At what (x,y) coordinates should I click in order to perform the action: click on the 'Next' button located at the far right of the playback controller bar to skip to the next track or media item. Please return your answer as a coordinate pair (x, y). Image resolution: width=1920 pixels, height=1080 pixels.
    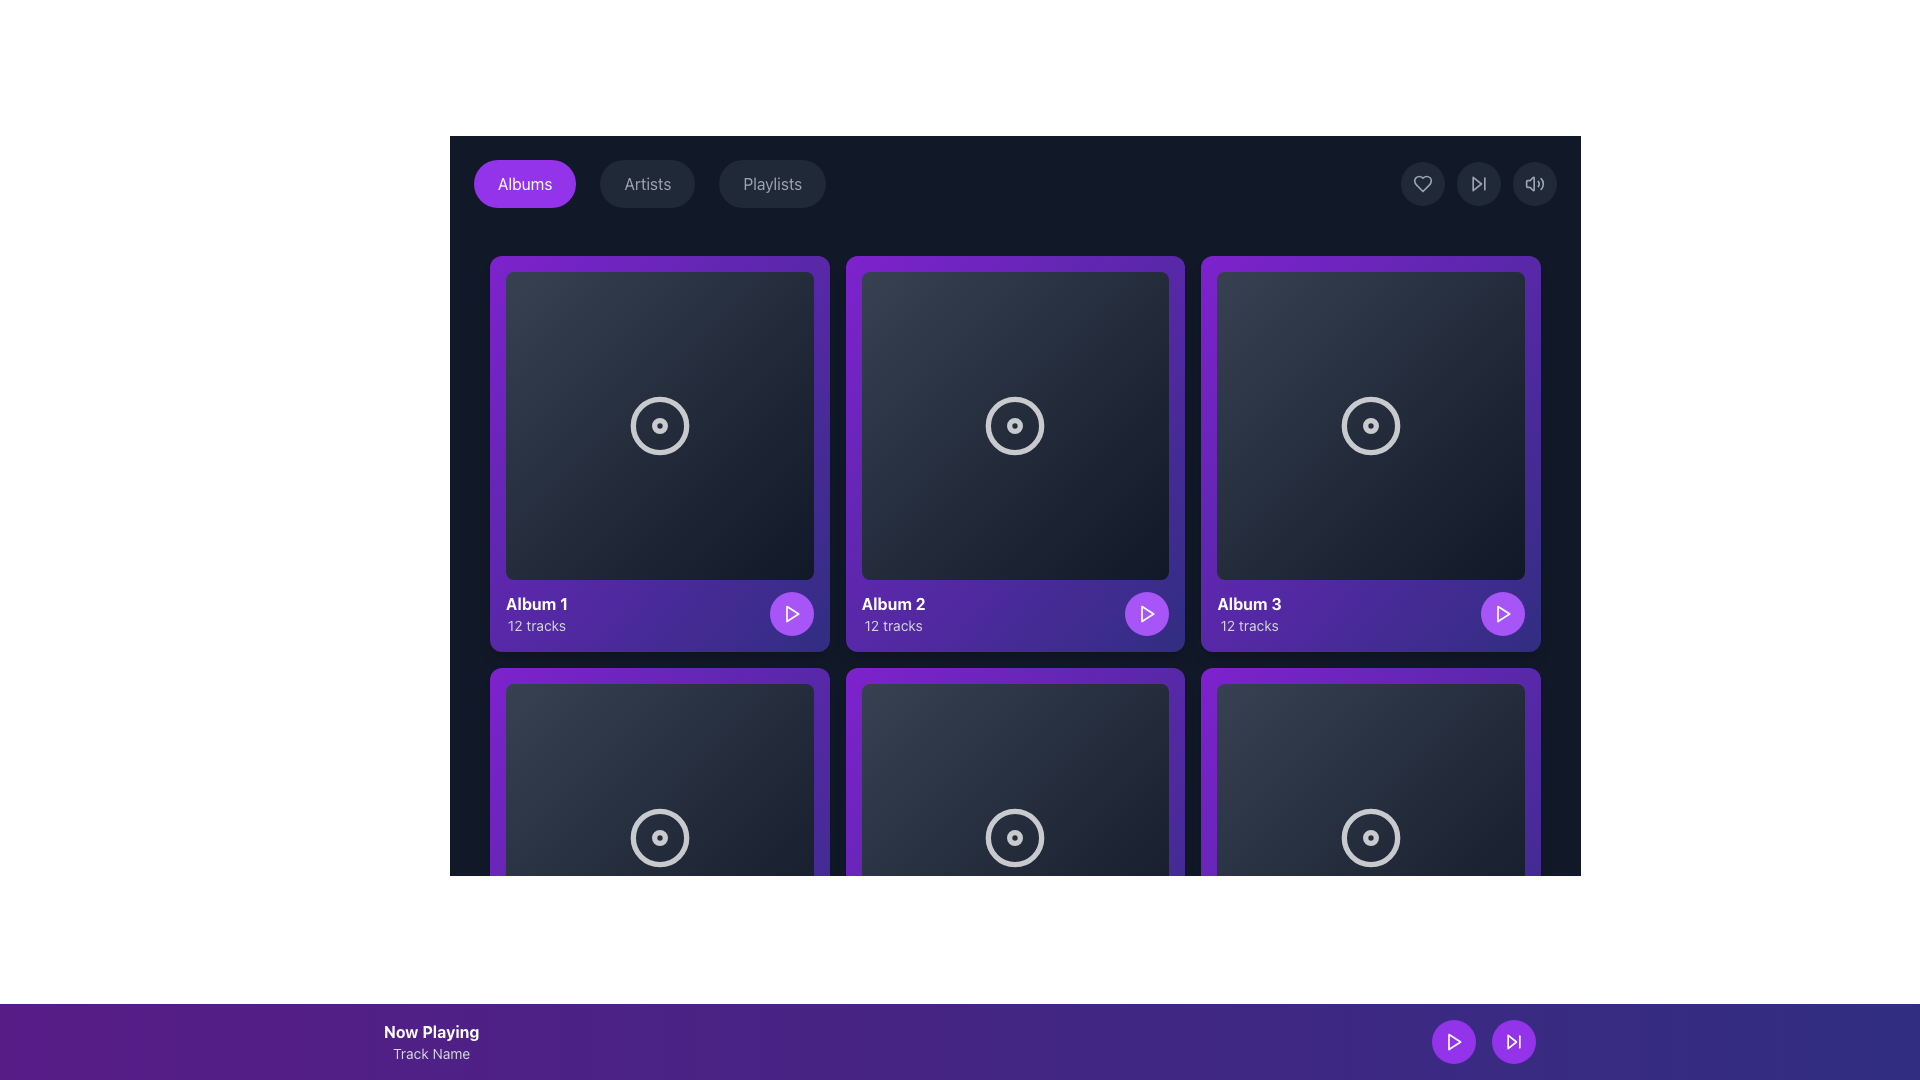
    Looking at the image, I should click on (1503, 1025).